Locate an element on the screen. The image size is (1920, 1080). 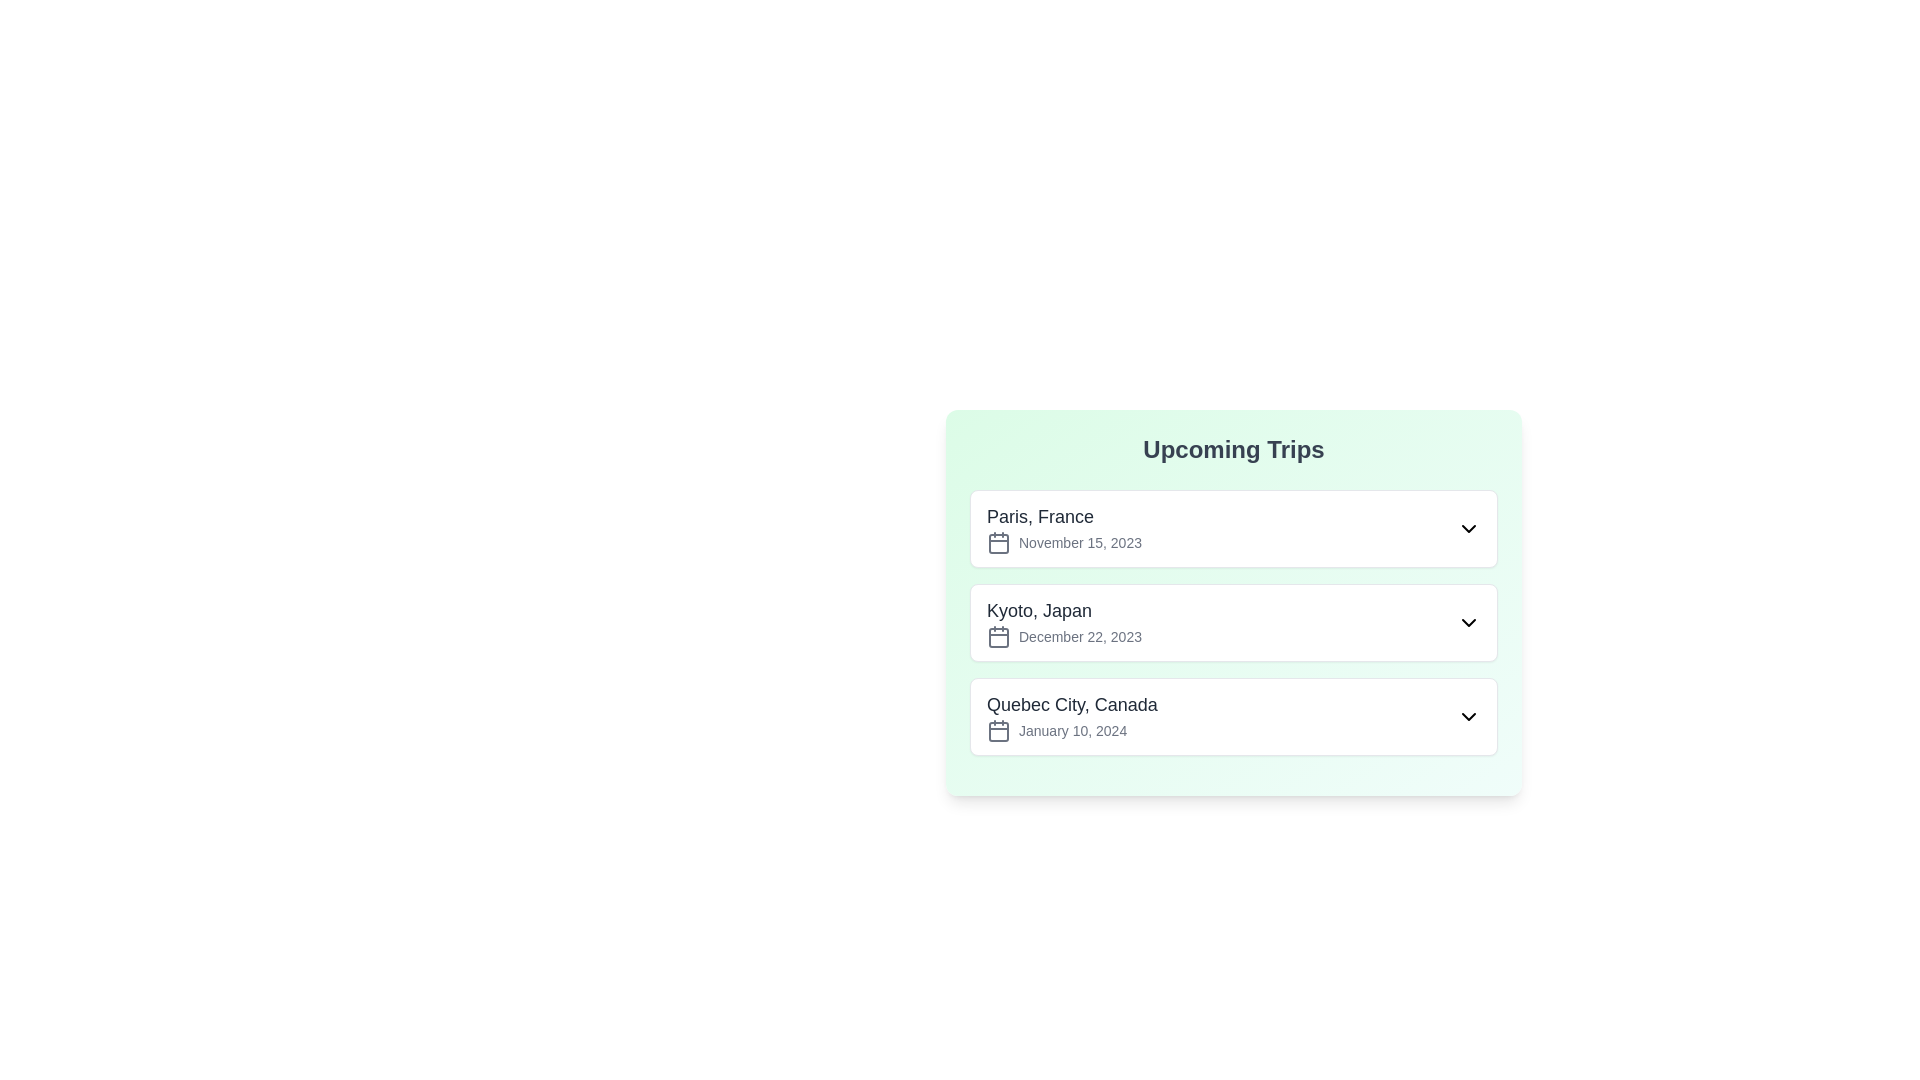
the date indicator icon adjacent is located at coordinates (998, 732).